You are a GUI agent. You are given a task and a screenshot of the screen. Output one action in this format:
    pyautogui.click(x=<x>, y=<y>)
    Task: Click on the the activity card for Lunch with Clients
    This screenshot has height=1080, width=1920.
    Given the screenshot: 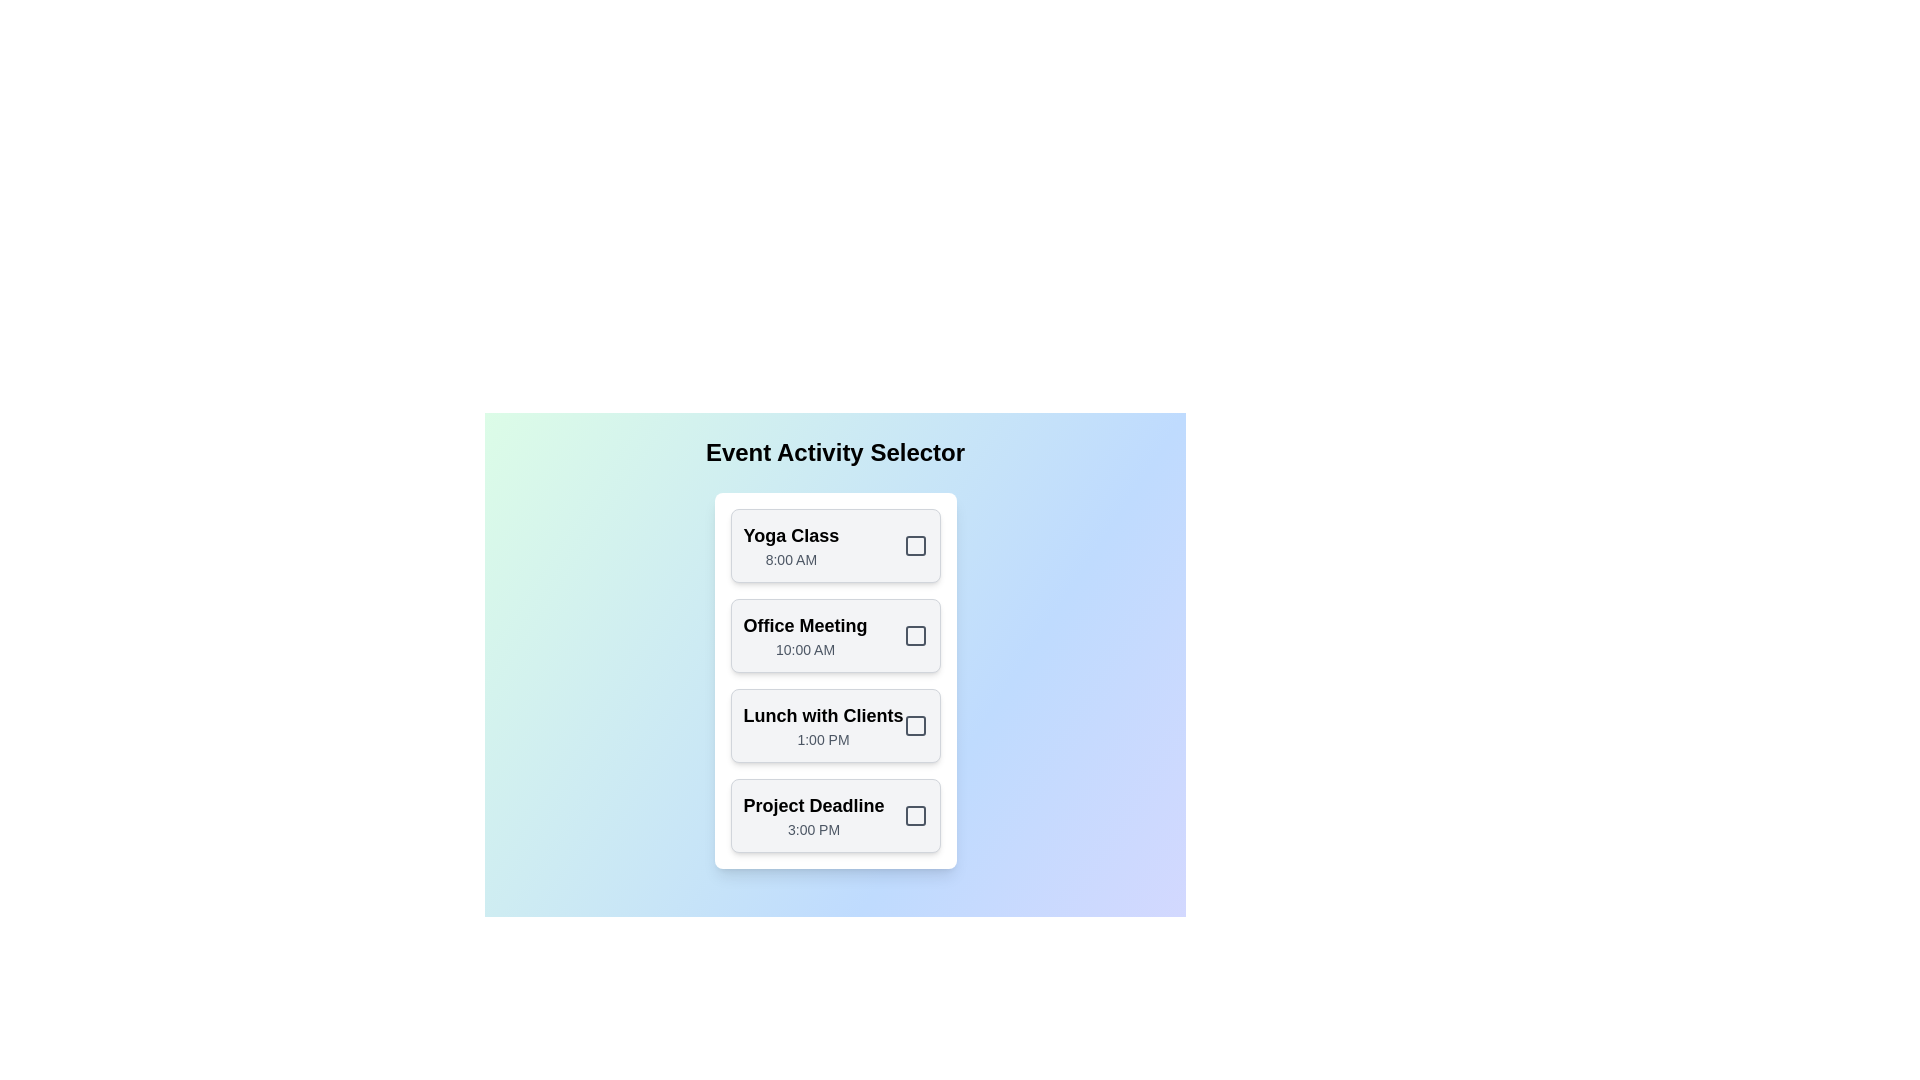 What is the action you would take?
    pyautogui.click(x=835, y=725)
    